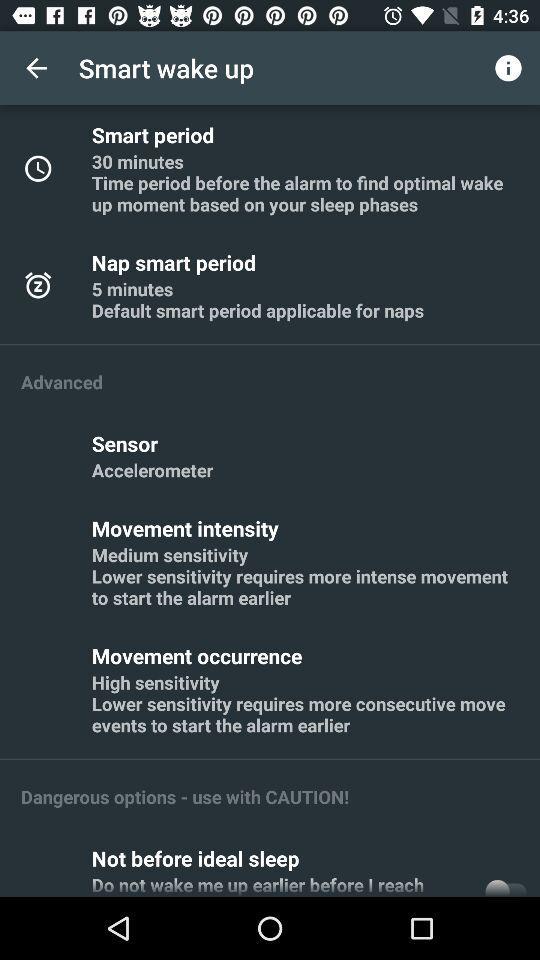 The width and height of the screenshot is (540, 960). Describe the element at coordinates (282, 883) in the screenshot. I see `do not wake item` at that location.